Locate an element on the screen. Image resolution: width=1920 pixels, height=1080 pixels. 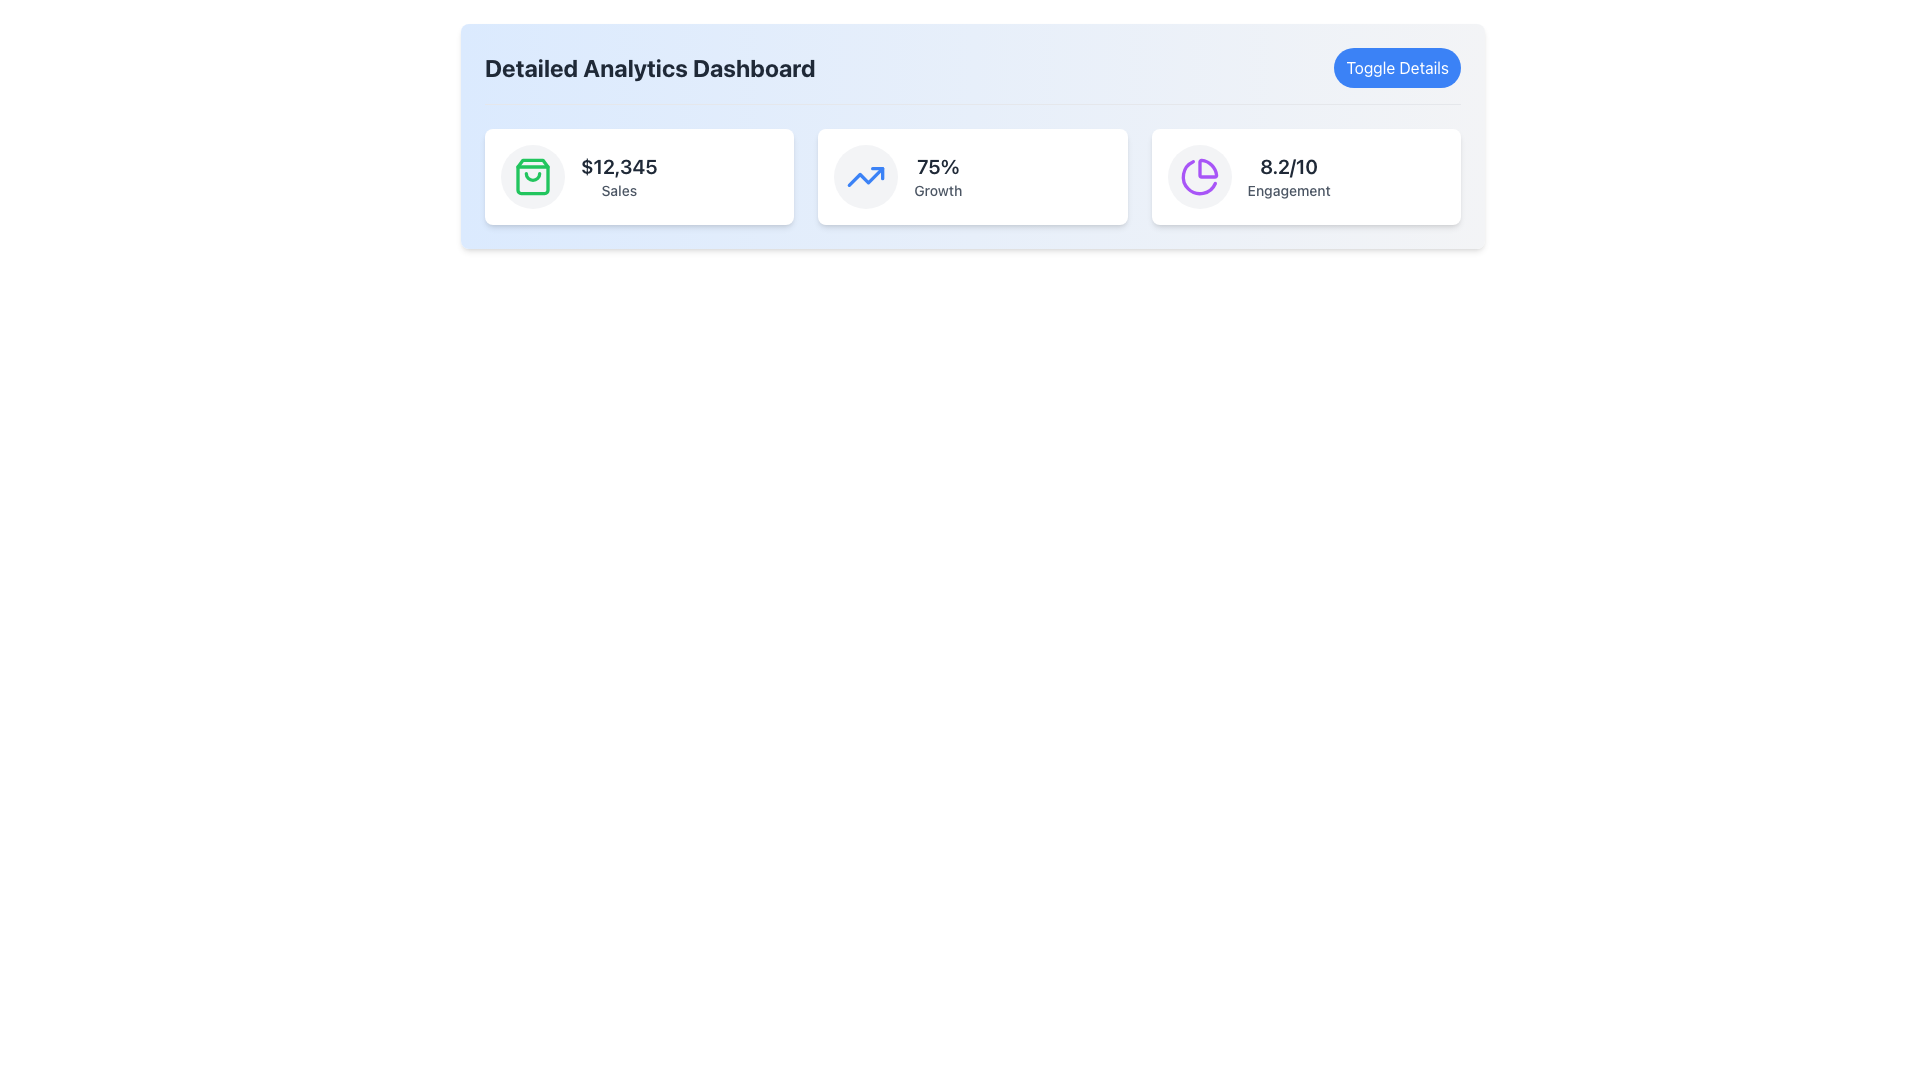
the informational text label displaying '75%' is located at coordinates (937, 176).